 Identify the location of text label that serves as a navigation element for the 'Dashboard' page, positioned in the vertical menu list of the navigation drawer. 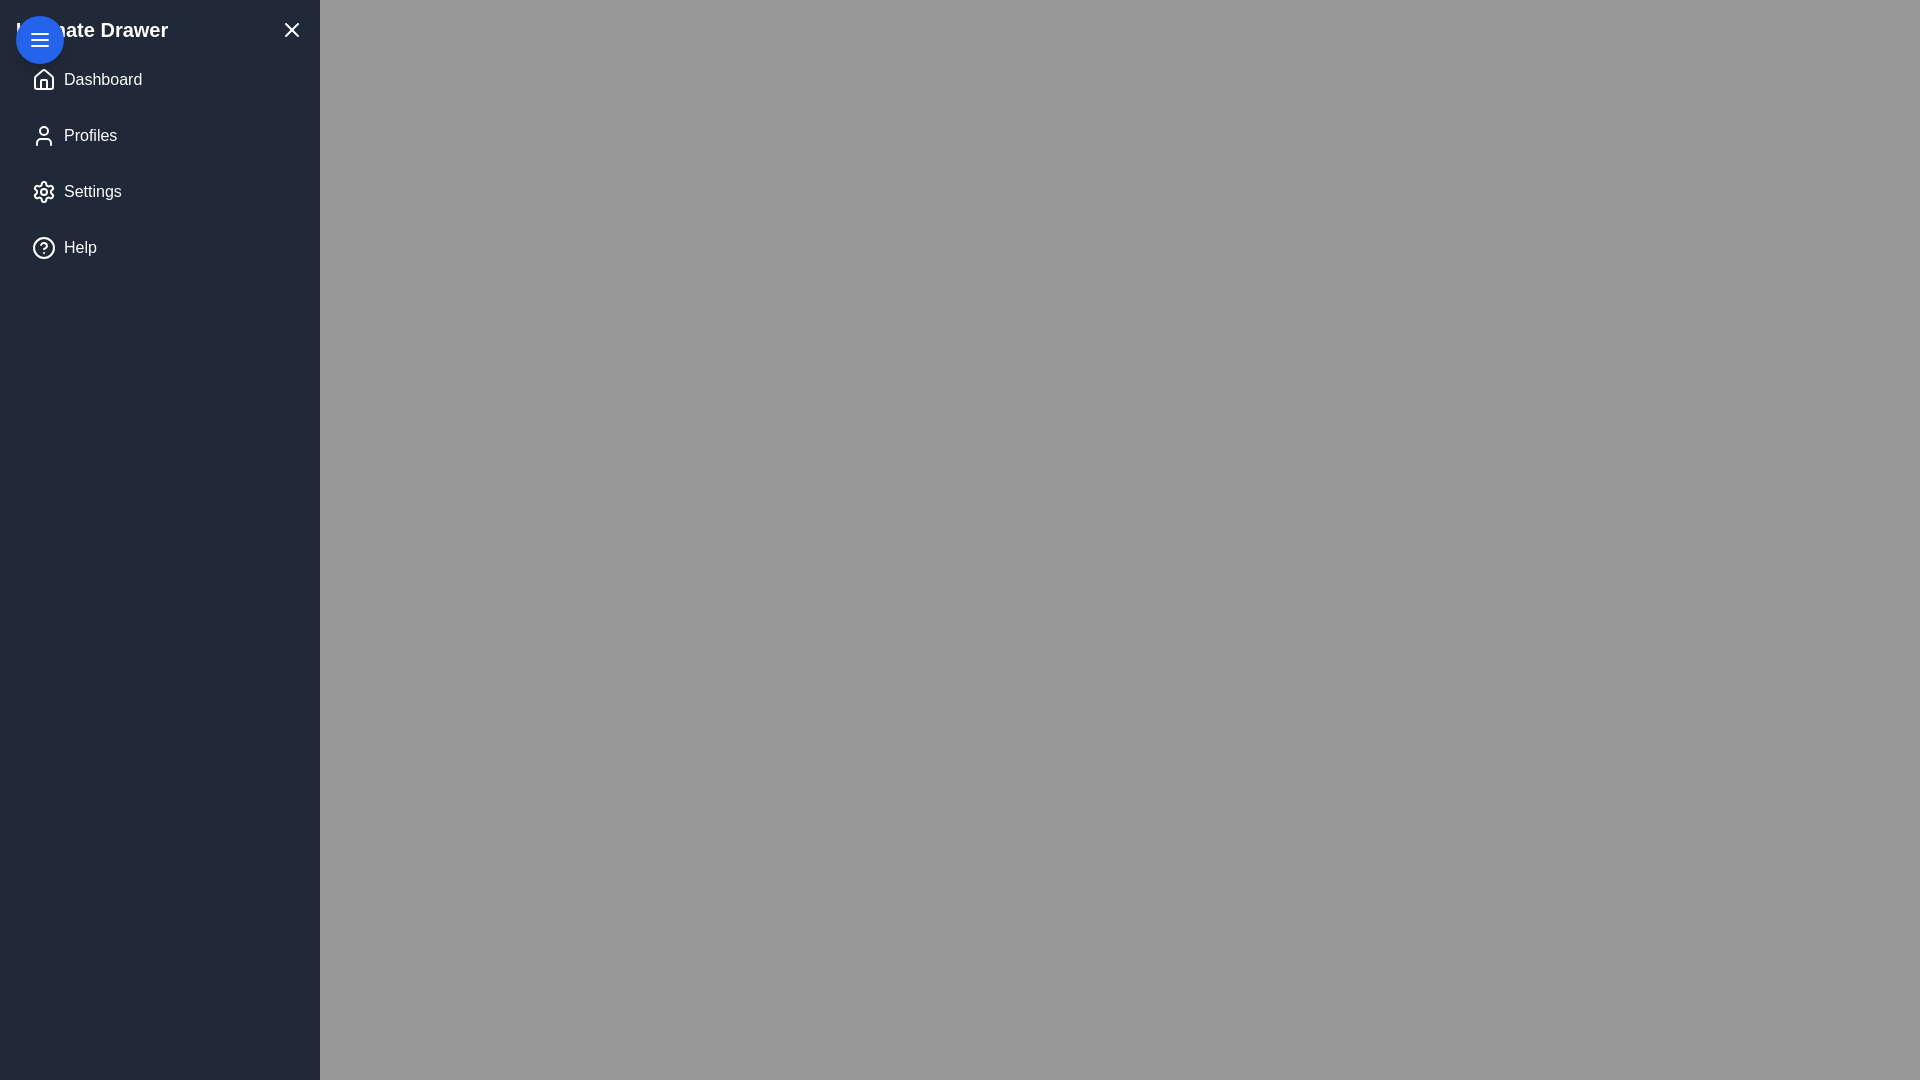
(102, 79).